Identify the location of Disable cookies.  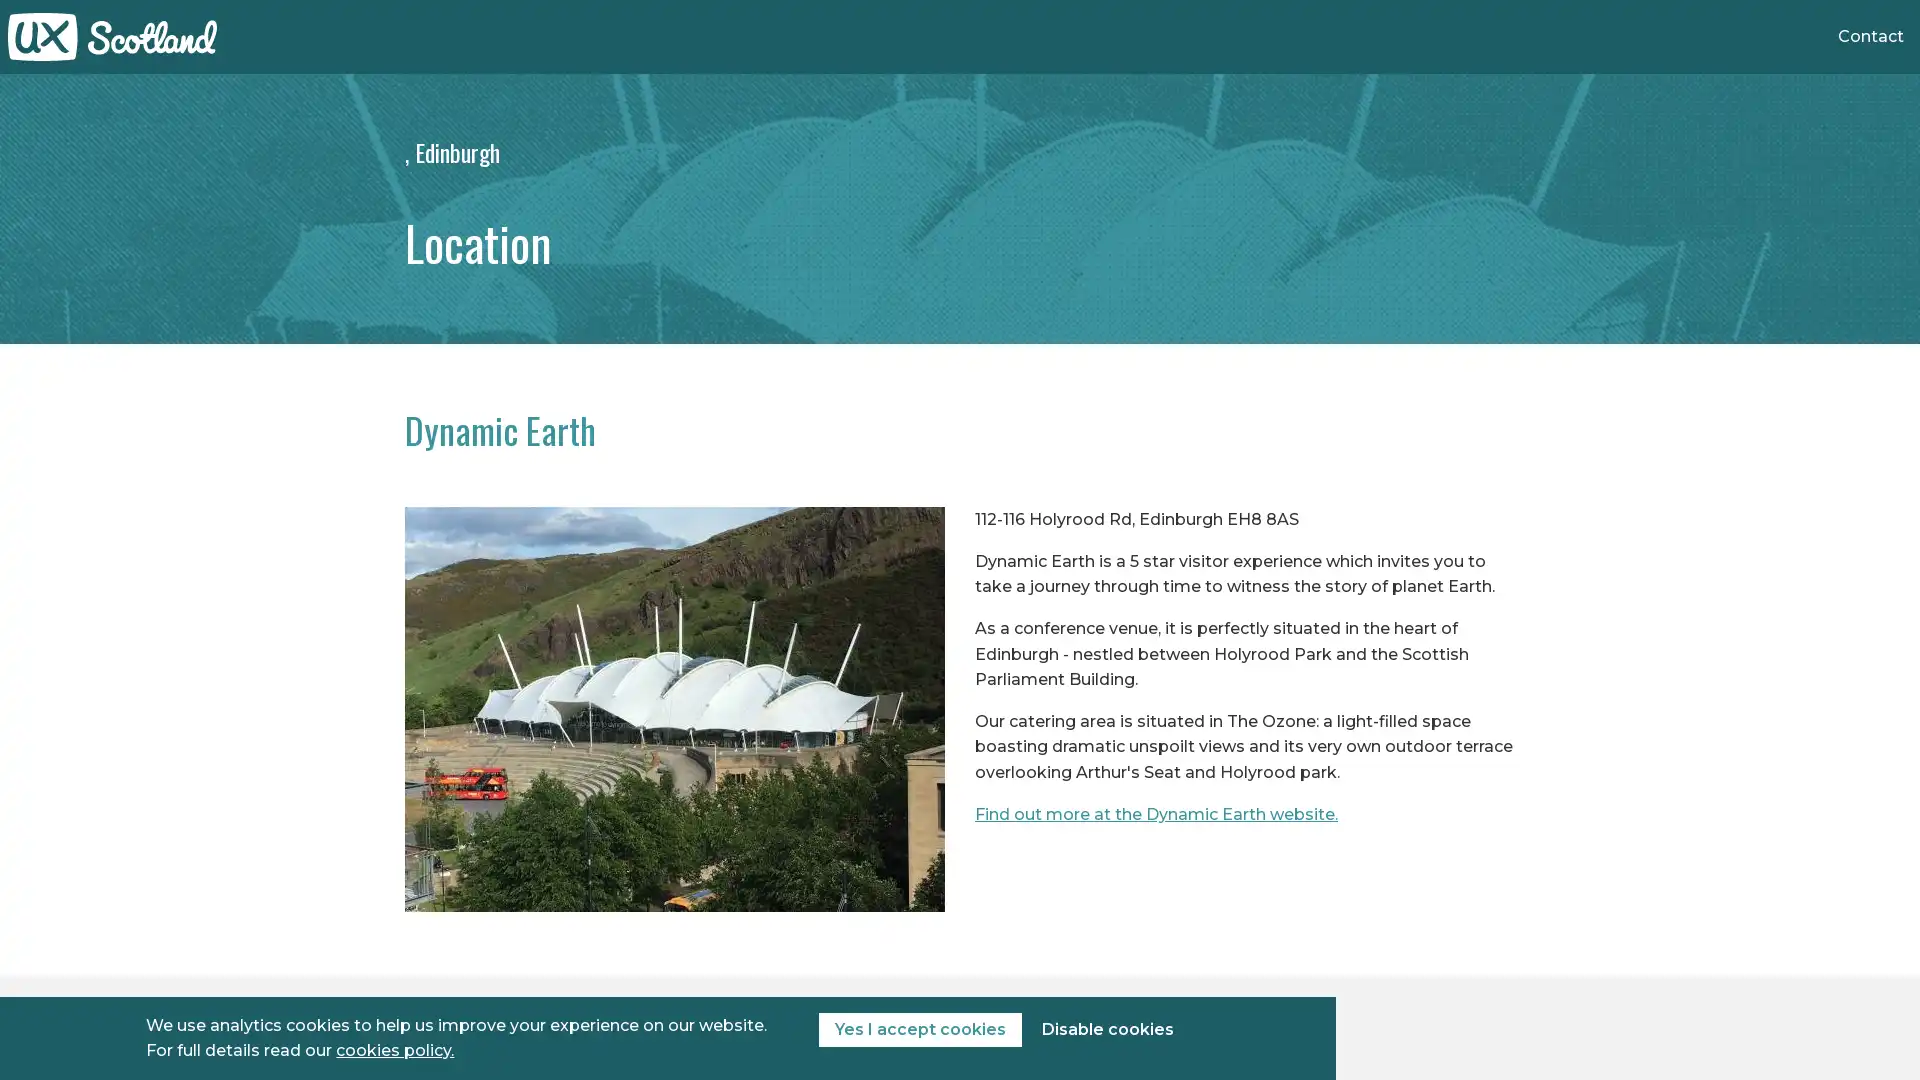
(1106, 1029).